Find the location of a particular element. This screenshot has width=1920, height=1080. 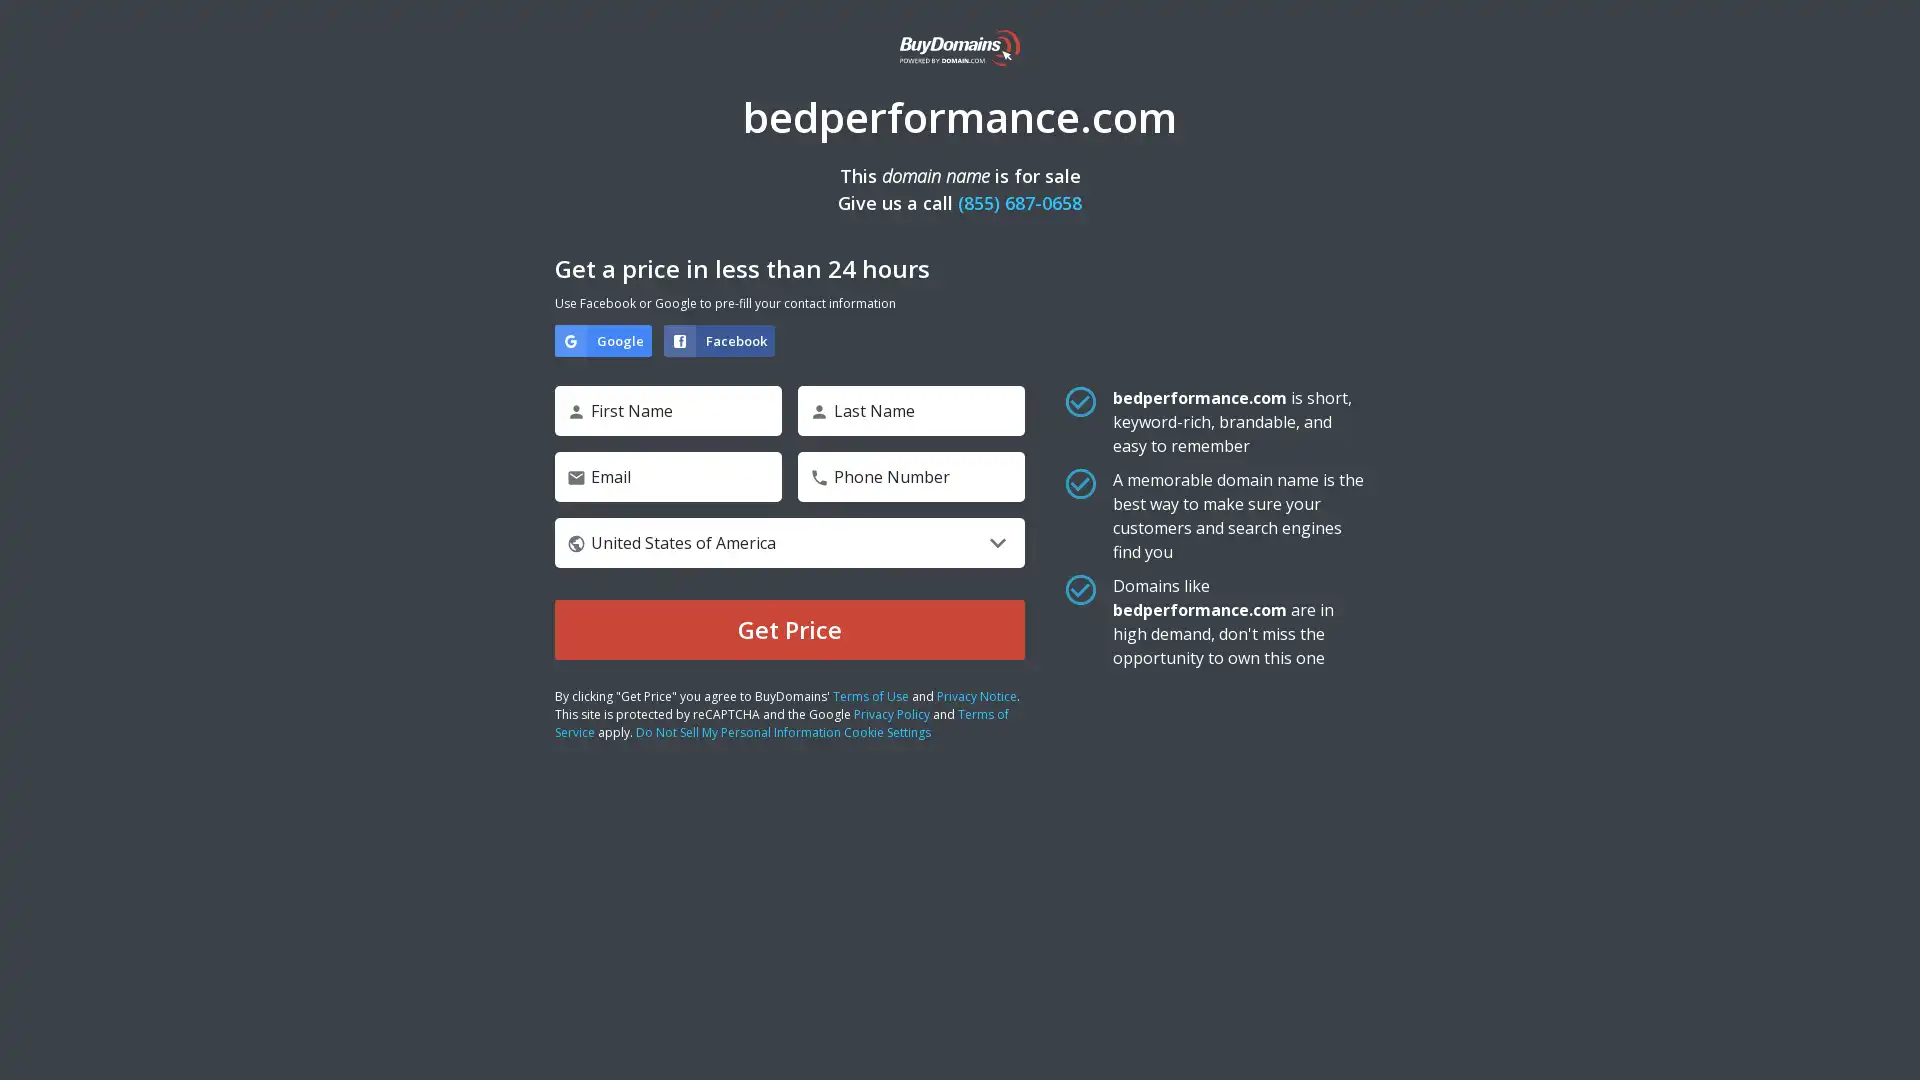

Facebook is located at coordinates (719, 339).